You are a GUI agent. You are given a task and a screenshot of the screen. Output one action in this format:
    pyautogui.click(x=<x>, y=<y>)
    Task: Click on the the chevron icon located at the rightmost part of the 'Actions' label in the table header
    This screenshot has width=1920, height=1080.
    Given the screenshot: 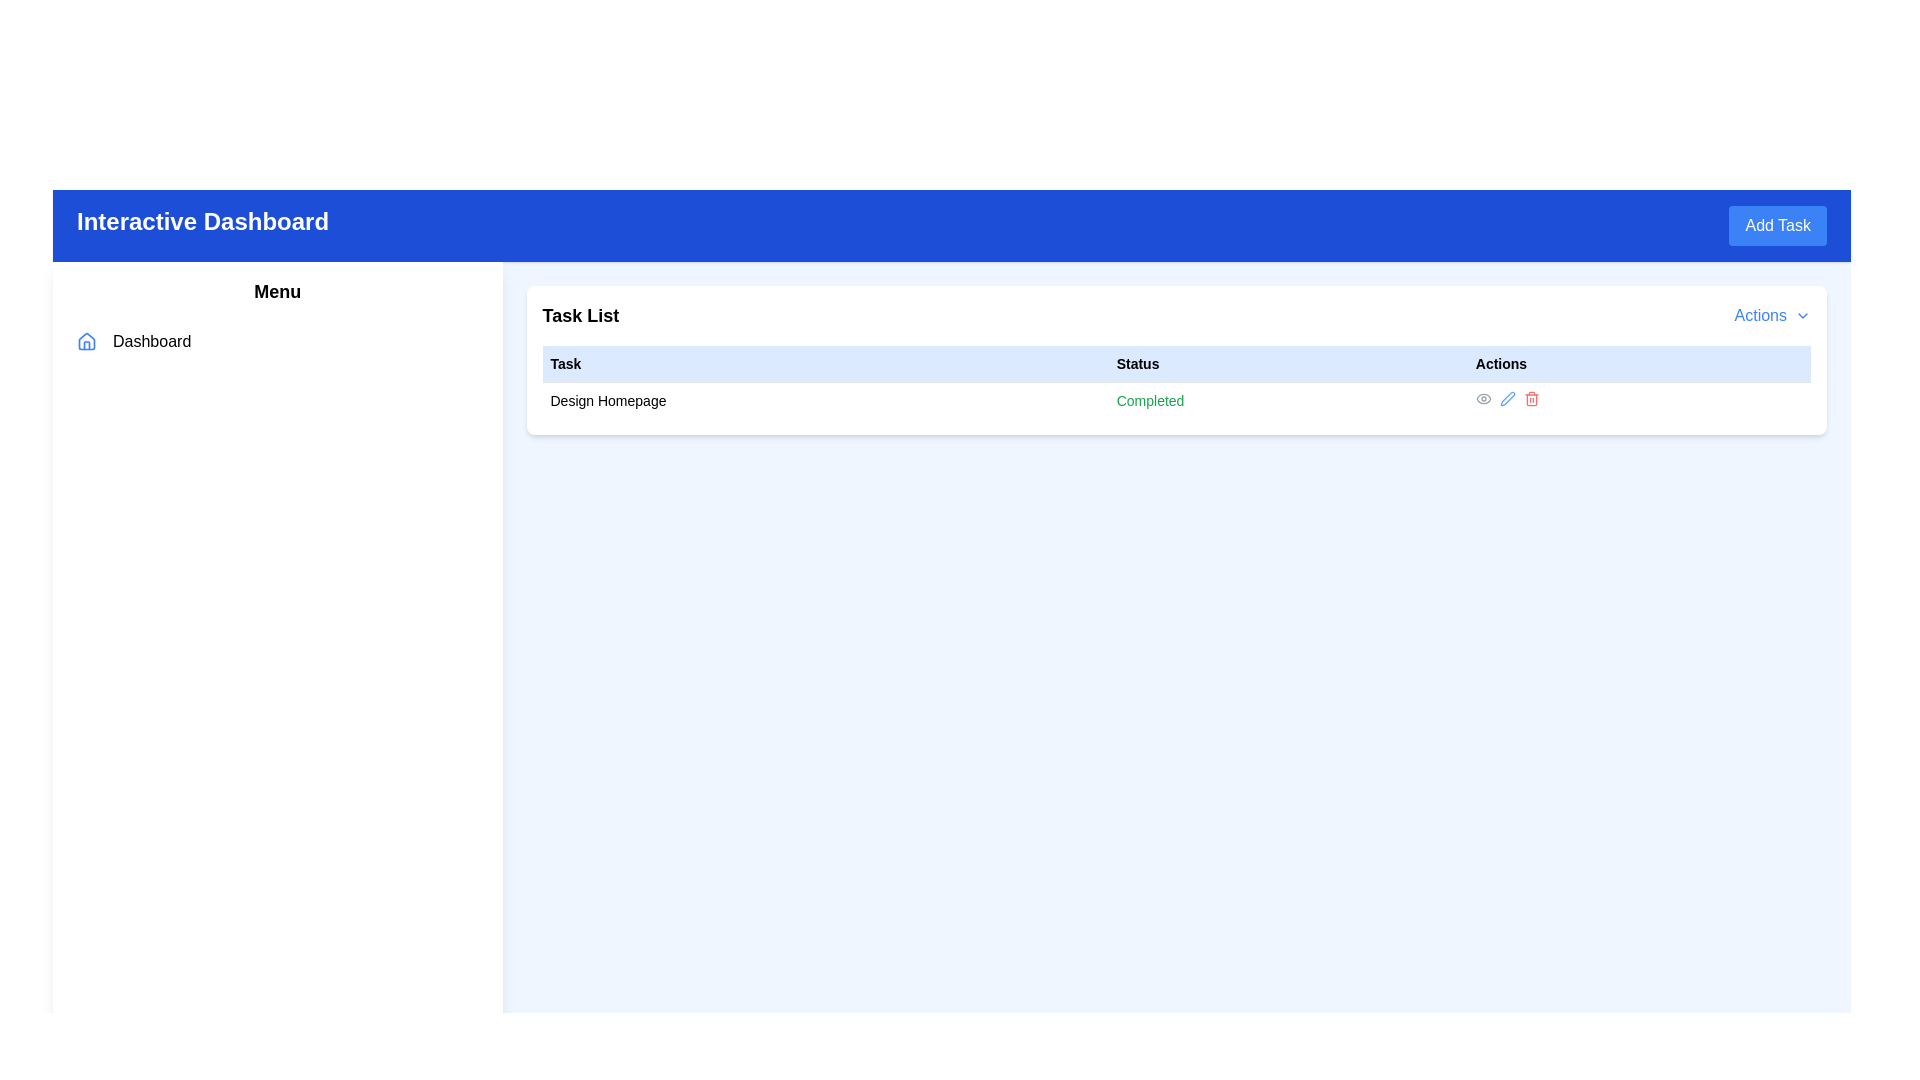 What is the action you would take?
    pyautogui.click(x=1803, y=315)
    